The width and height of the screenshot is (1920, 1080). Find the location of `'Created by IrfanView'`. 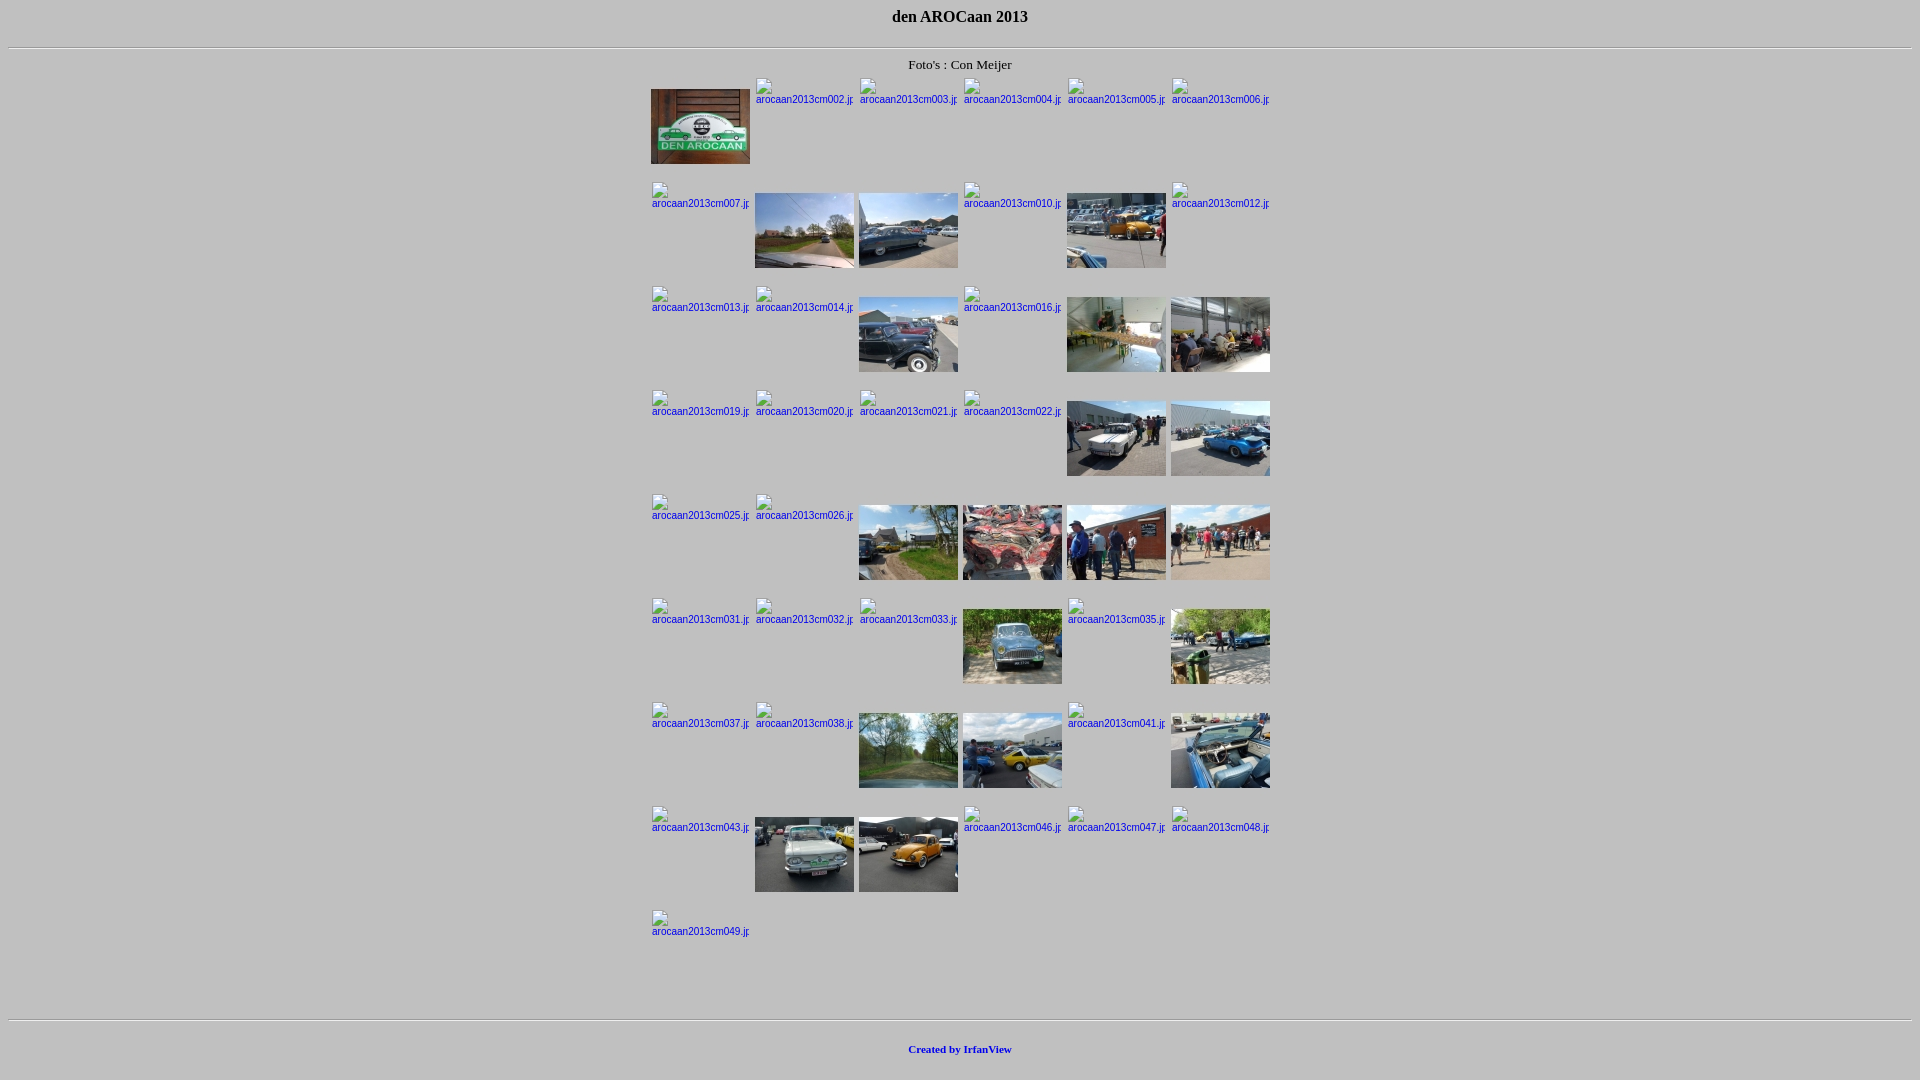

'Created by IrfanView' is located at coordinates (960, 1048).